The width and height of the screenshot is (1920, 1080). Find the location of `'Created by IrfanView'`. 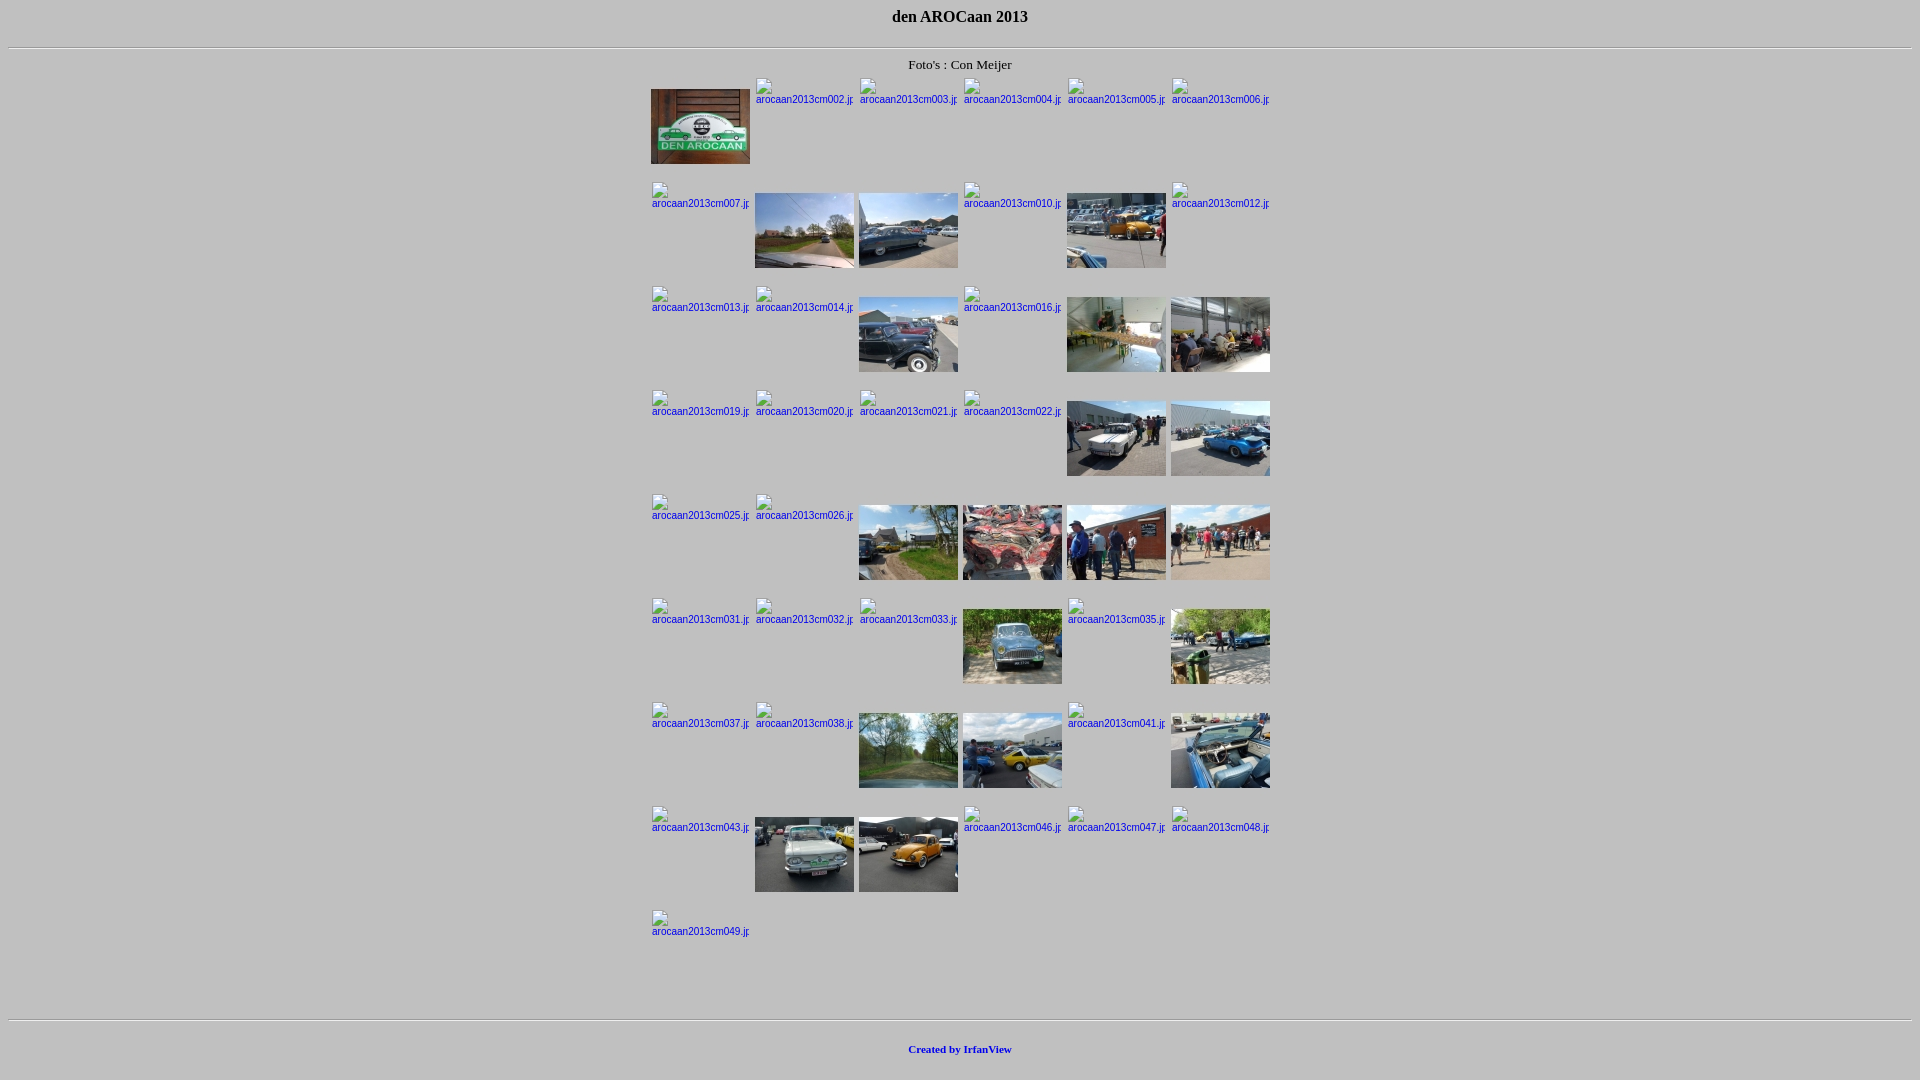

'Created by IrfanView' is located at coordinates (960, 1048).